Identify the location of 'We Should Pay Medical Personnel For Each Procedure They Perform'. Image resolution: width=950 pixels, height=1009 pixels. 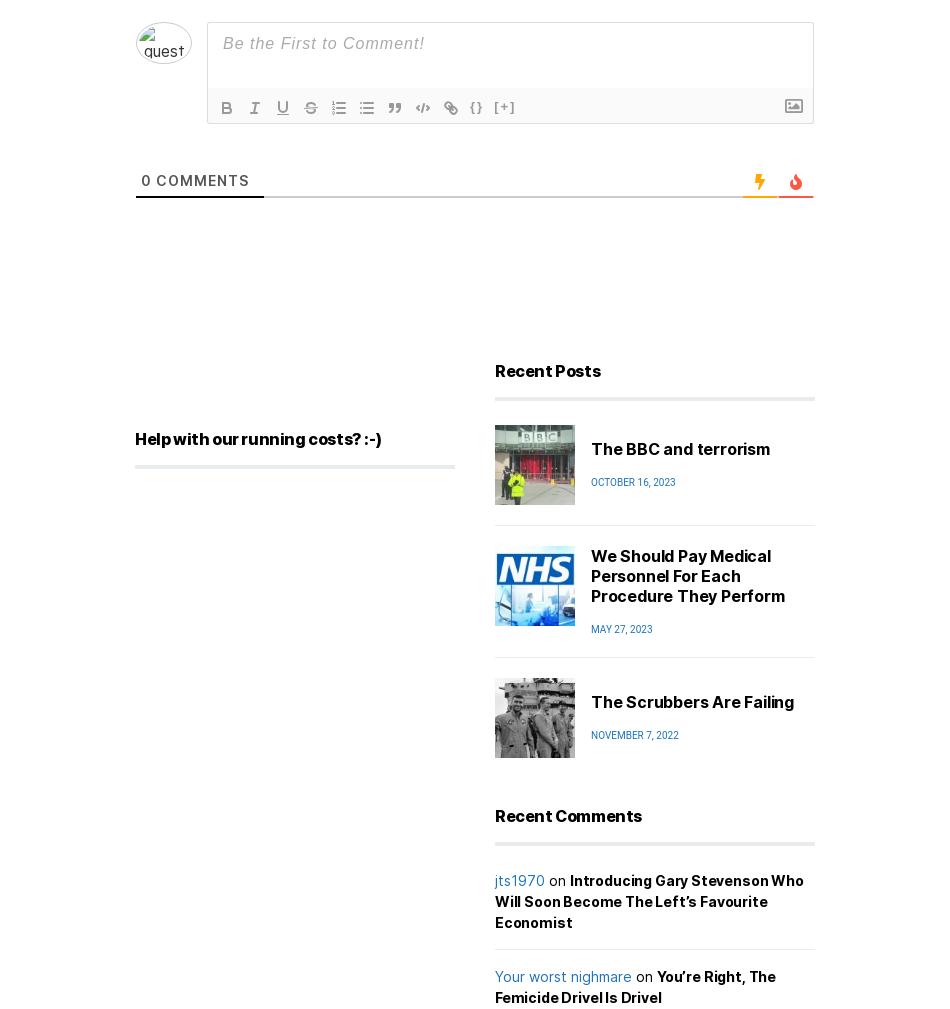
(687, 575).